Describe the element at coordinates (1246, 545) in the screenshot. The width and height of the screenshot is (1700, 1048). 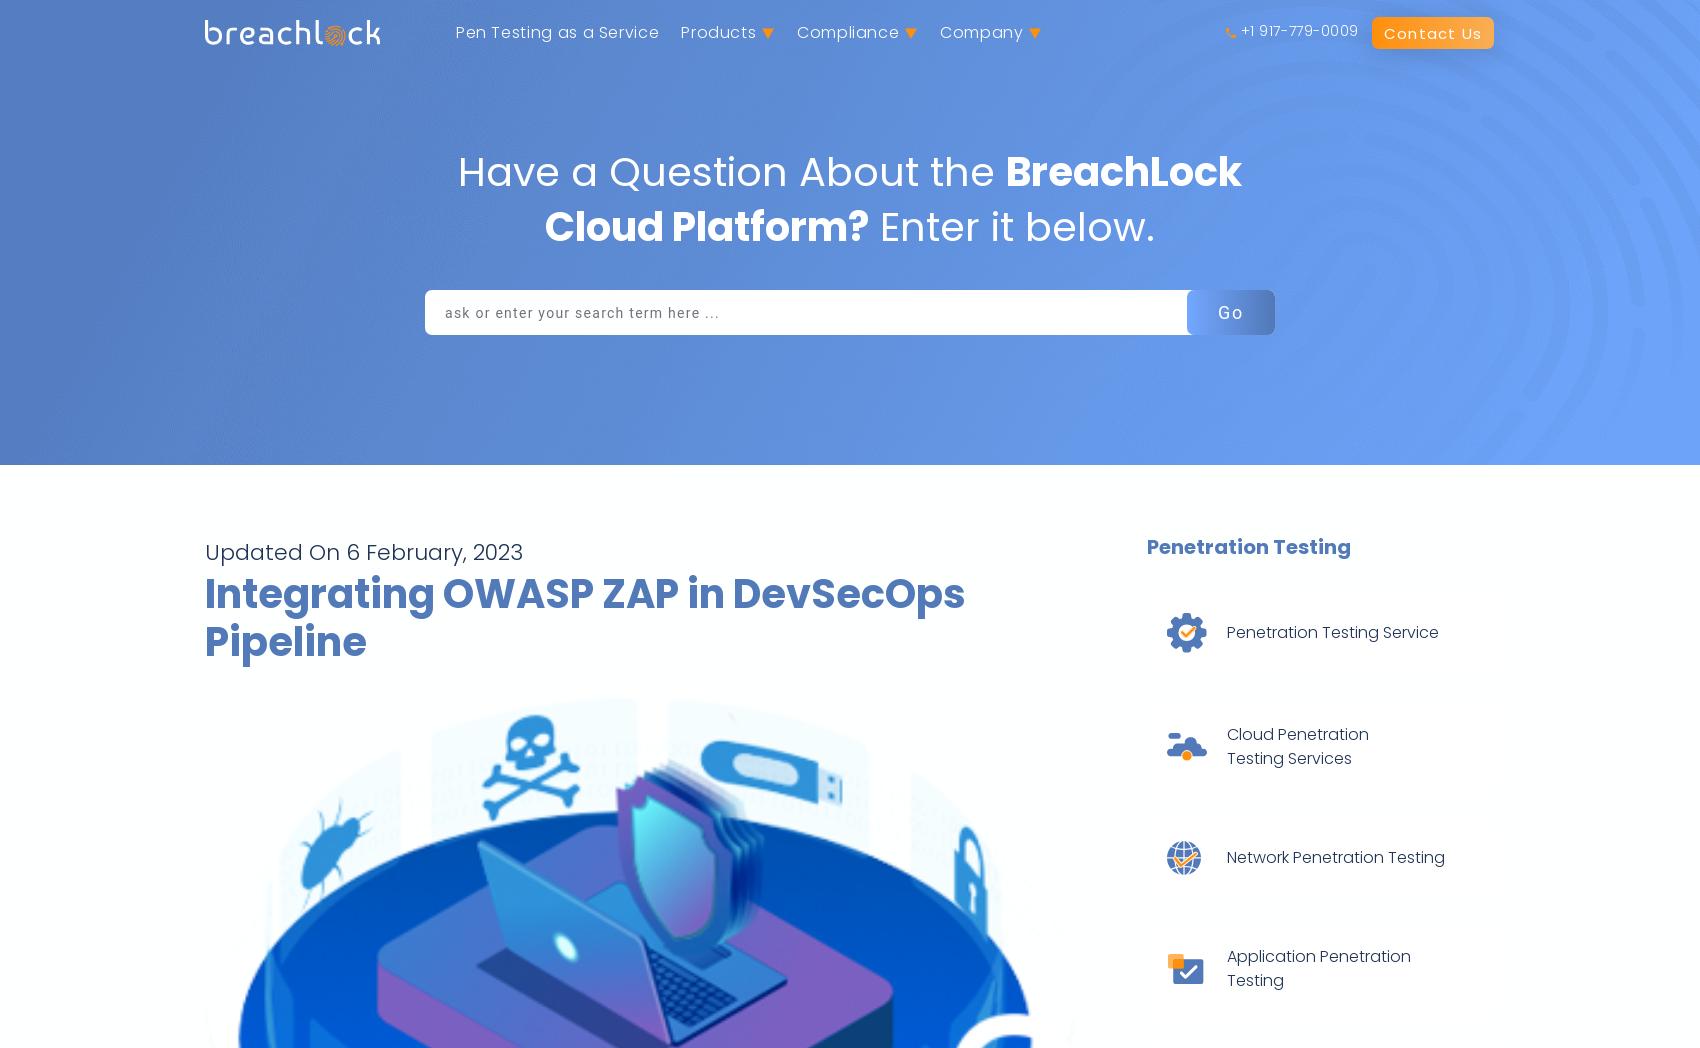
I see `'Penetration Testing'` at that location.